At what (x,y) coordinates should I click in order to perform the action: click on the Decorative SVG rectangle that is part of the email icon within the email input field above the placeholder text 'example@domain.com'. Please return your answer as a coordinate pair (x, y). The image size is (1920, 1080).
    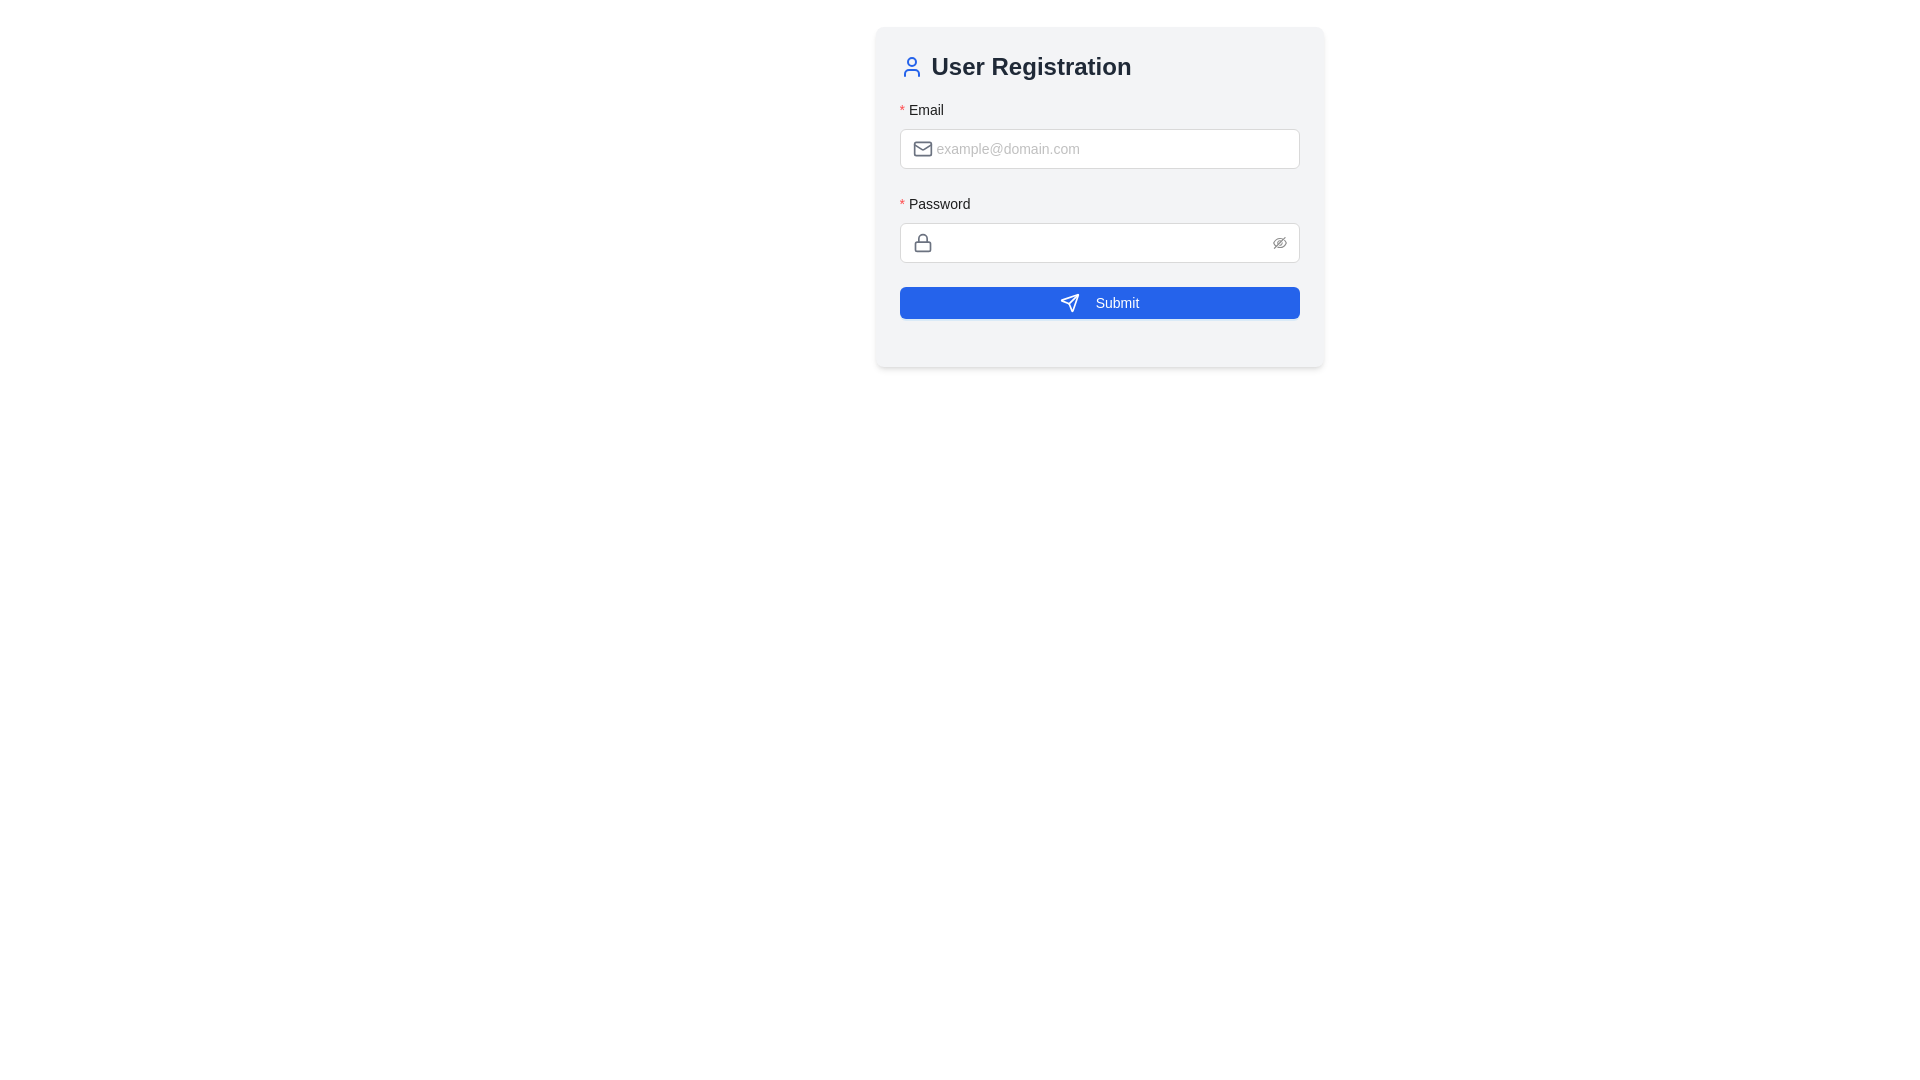
    Looking at the image, I should click on (921, 148).